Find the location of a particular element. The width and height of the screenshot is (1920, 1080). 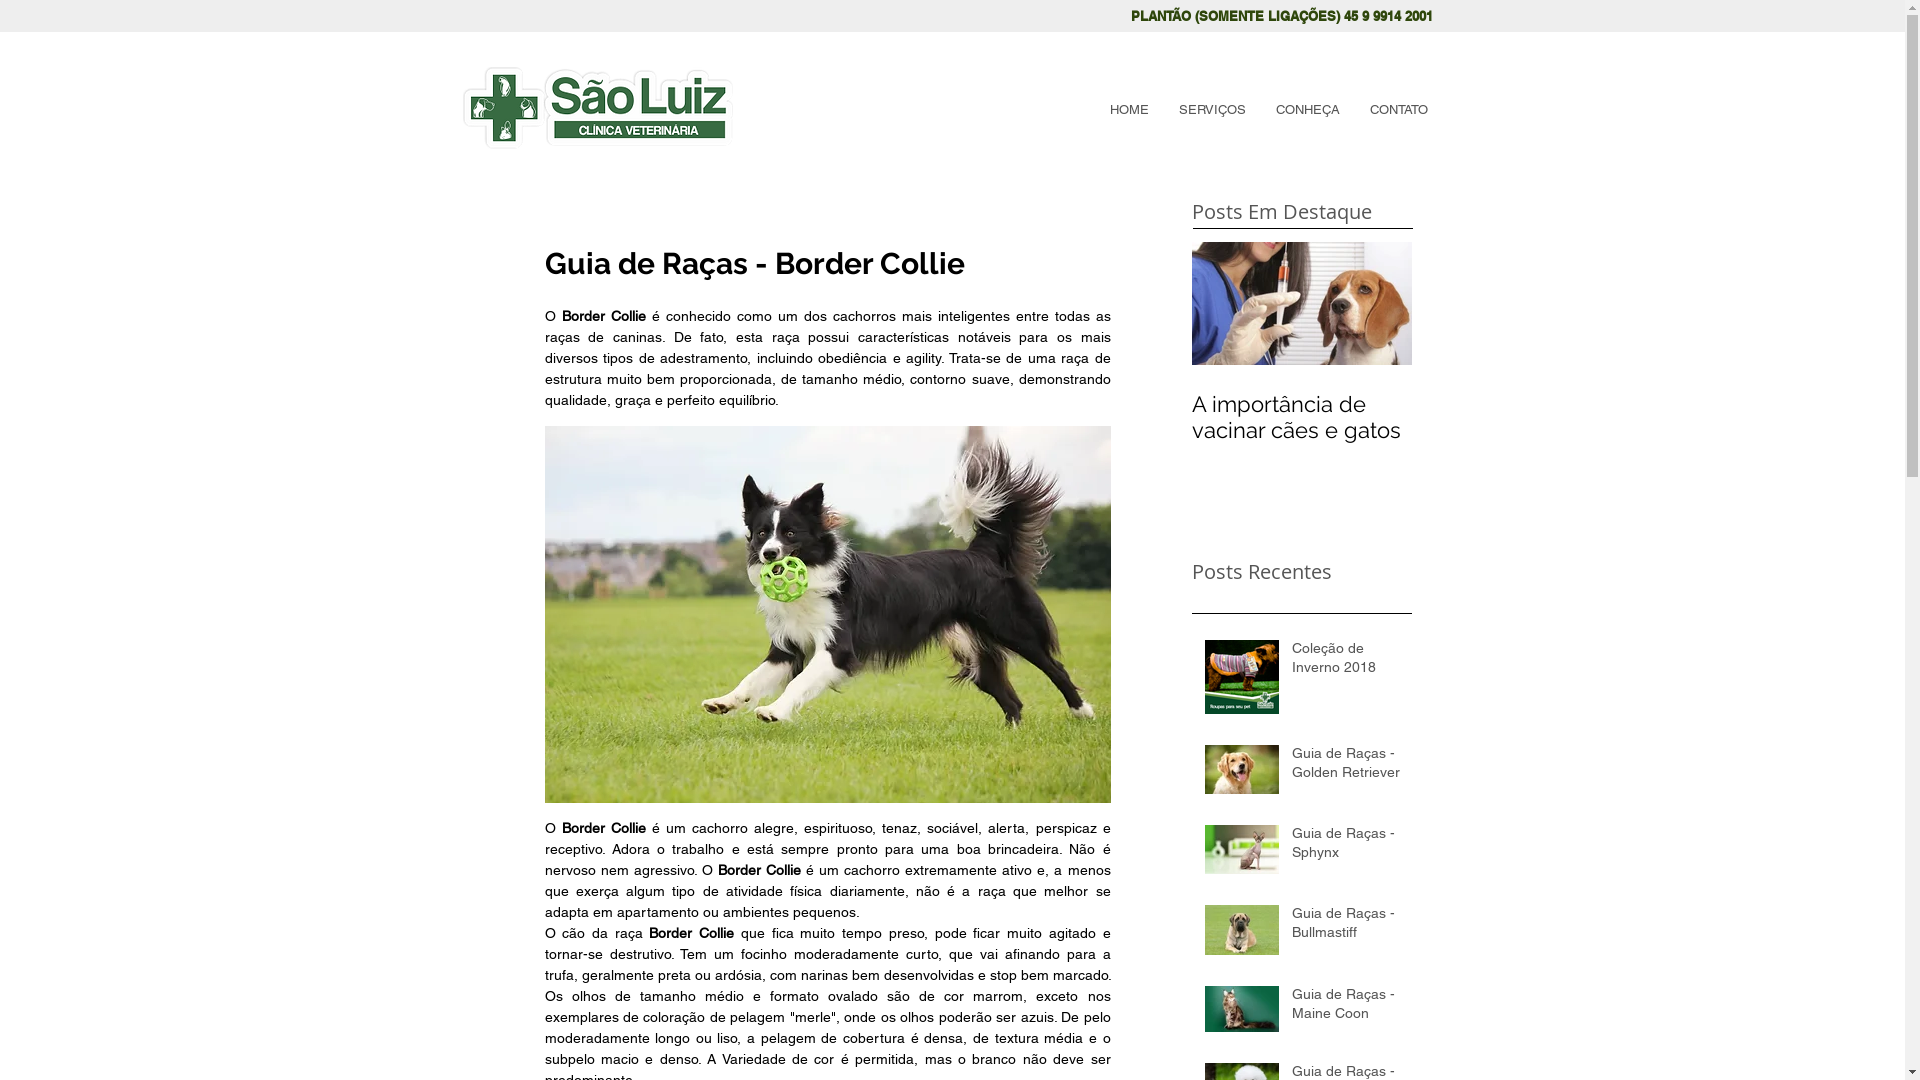

'HOME' is located at coordinates (1128, 109).